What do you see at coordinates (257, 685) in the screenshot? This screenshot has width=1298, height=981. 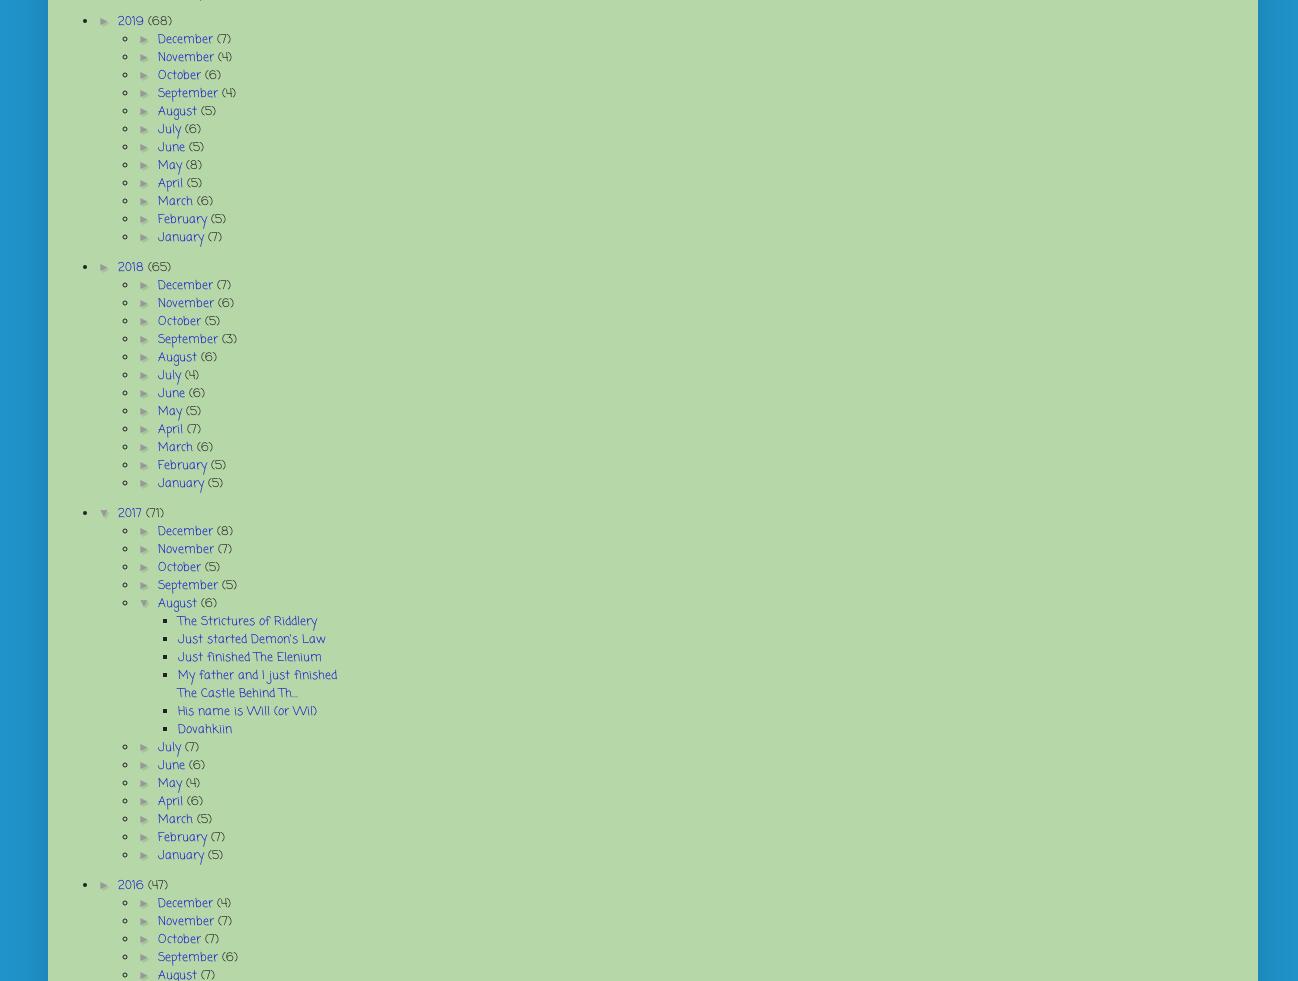 I see `'My father and I just finished The Castle Behind Th...'` at bounding box center [257, 685].